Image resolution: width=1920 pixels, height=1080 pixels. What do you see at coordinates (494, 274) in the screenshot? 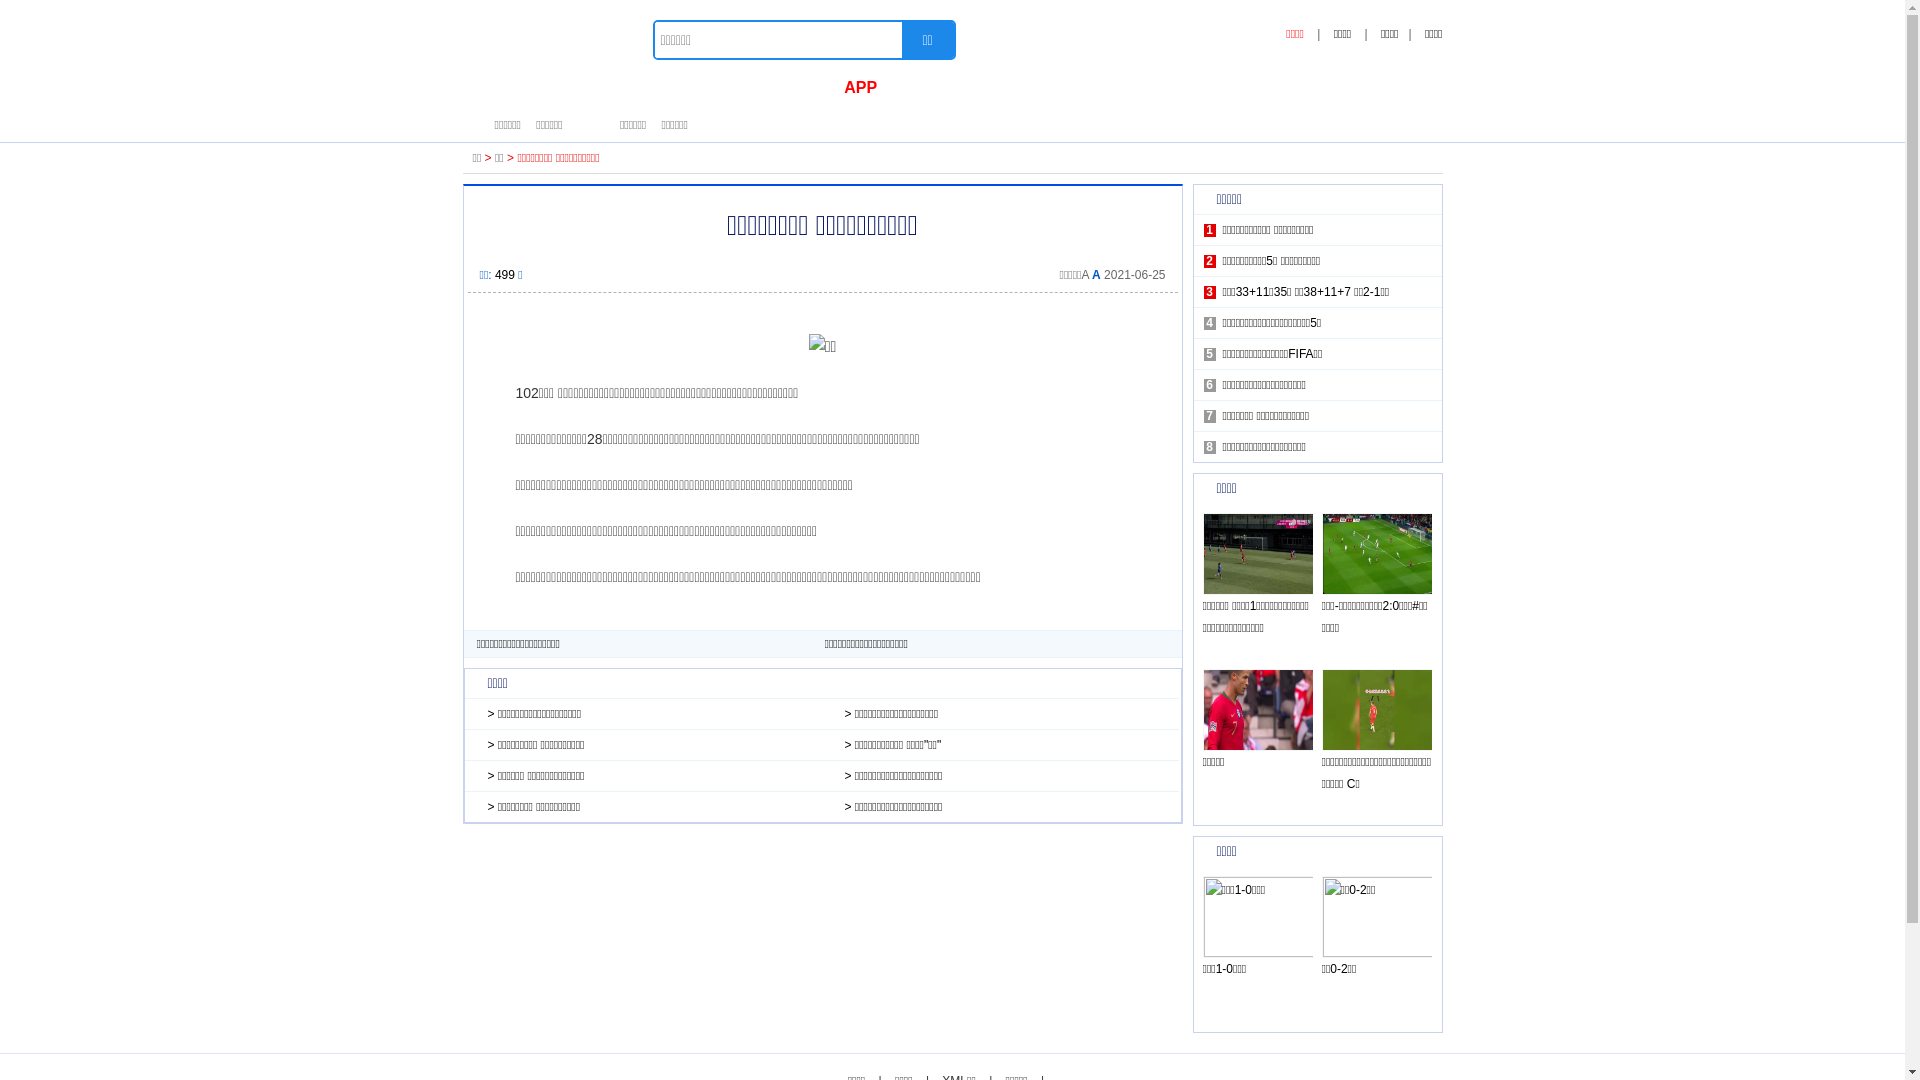
I see `'499'` at bounding box center [494, 274].